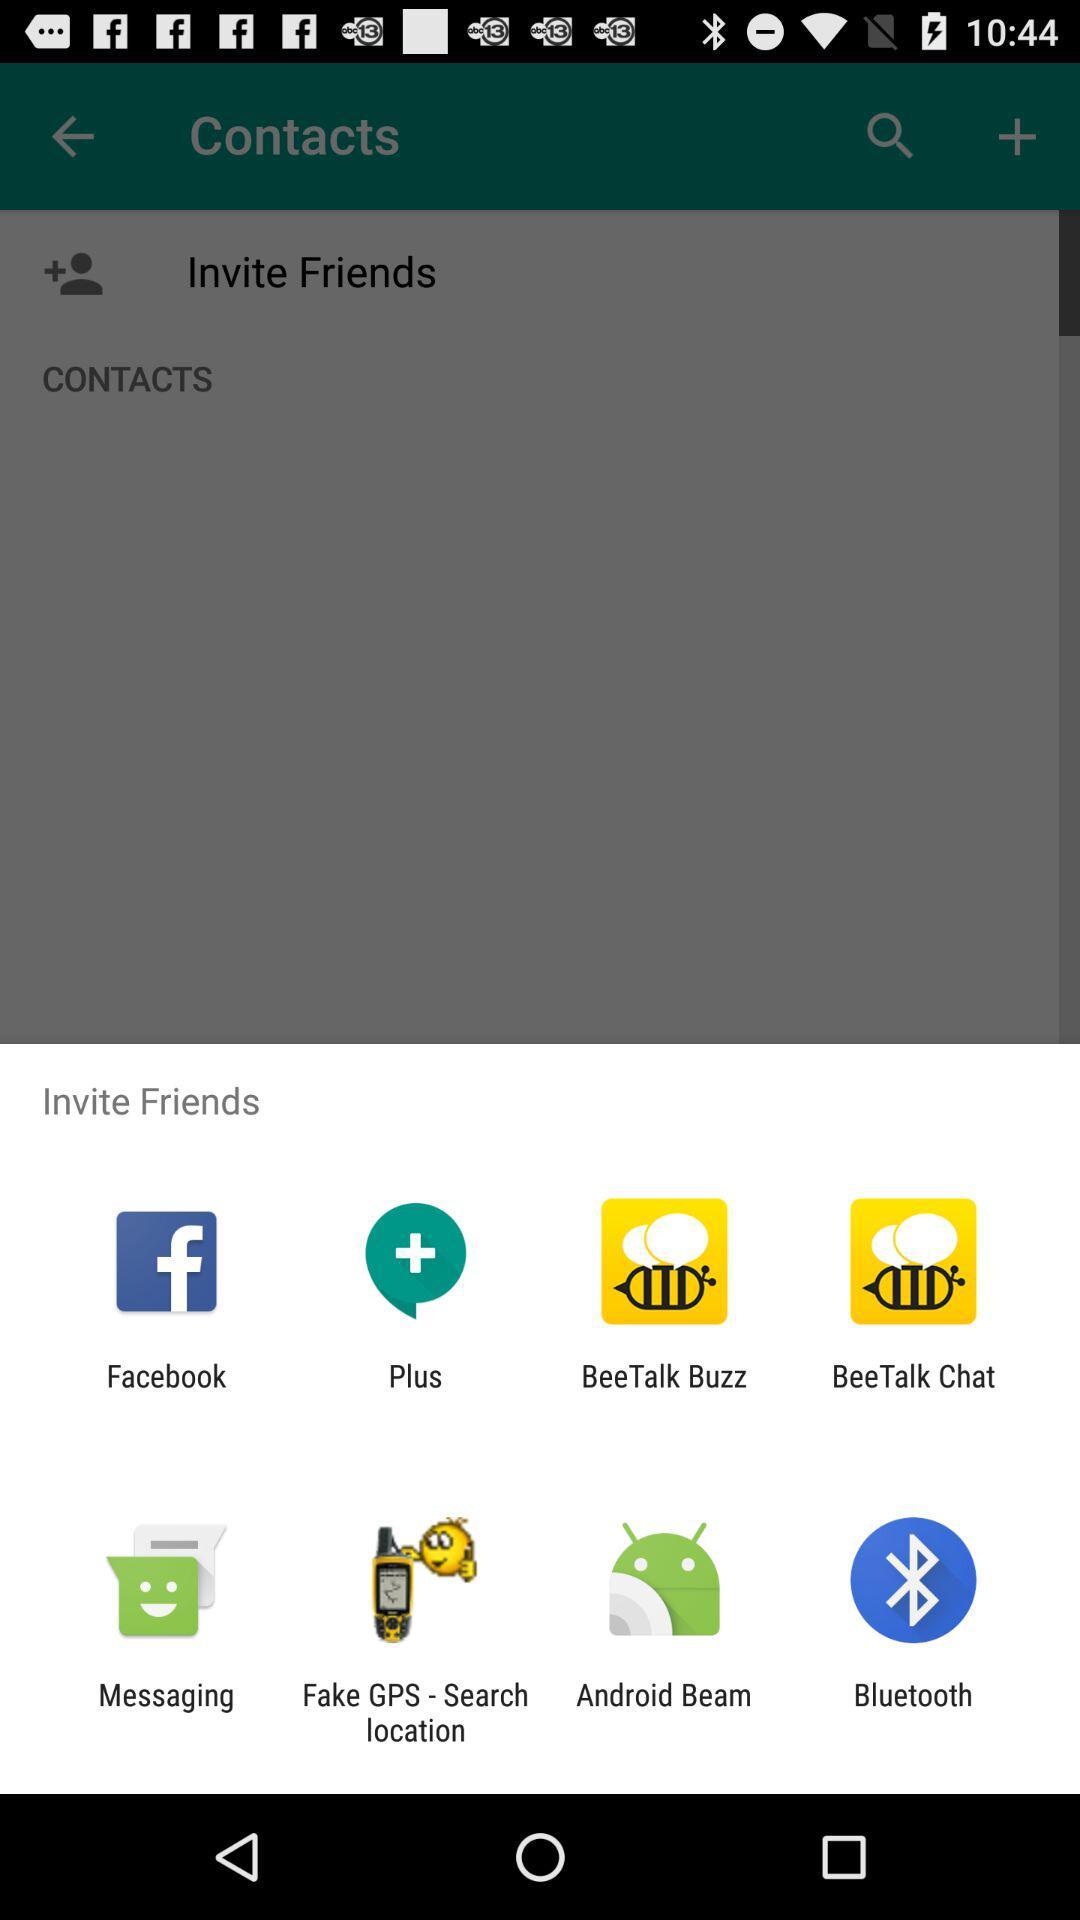 This screenshot has width=1080, height=1920. I want to click on beetalk buzz, so click(664, 1392).